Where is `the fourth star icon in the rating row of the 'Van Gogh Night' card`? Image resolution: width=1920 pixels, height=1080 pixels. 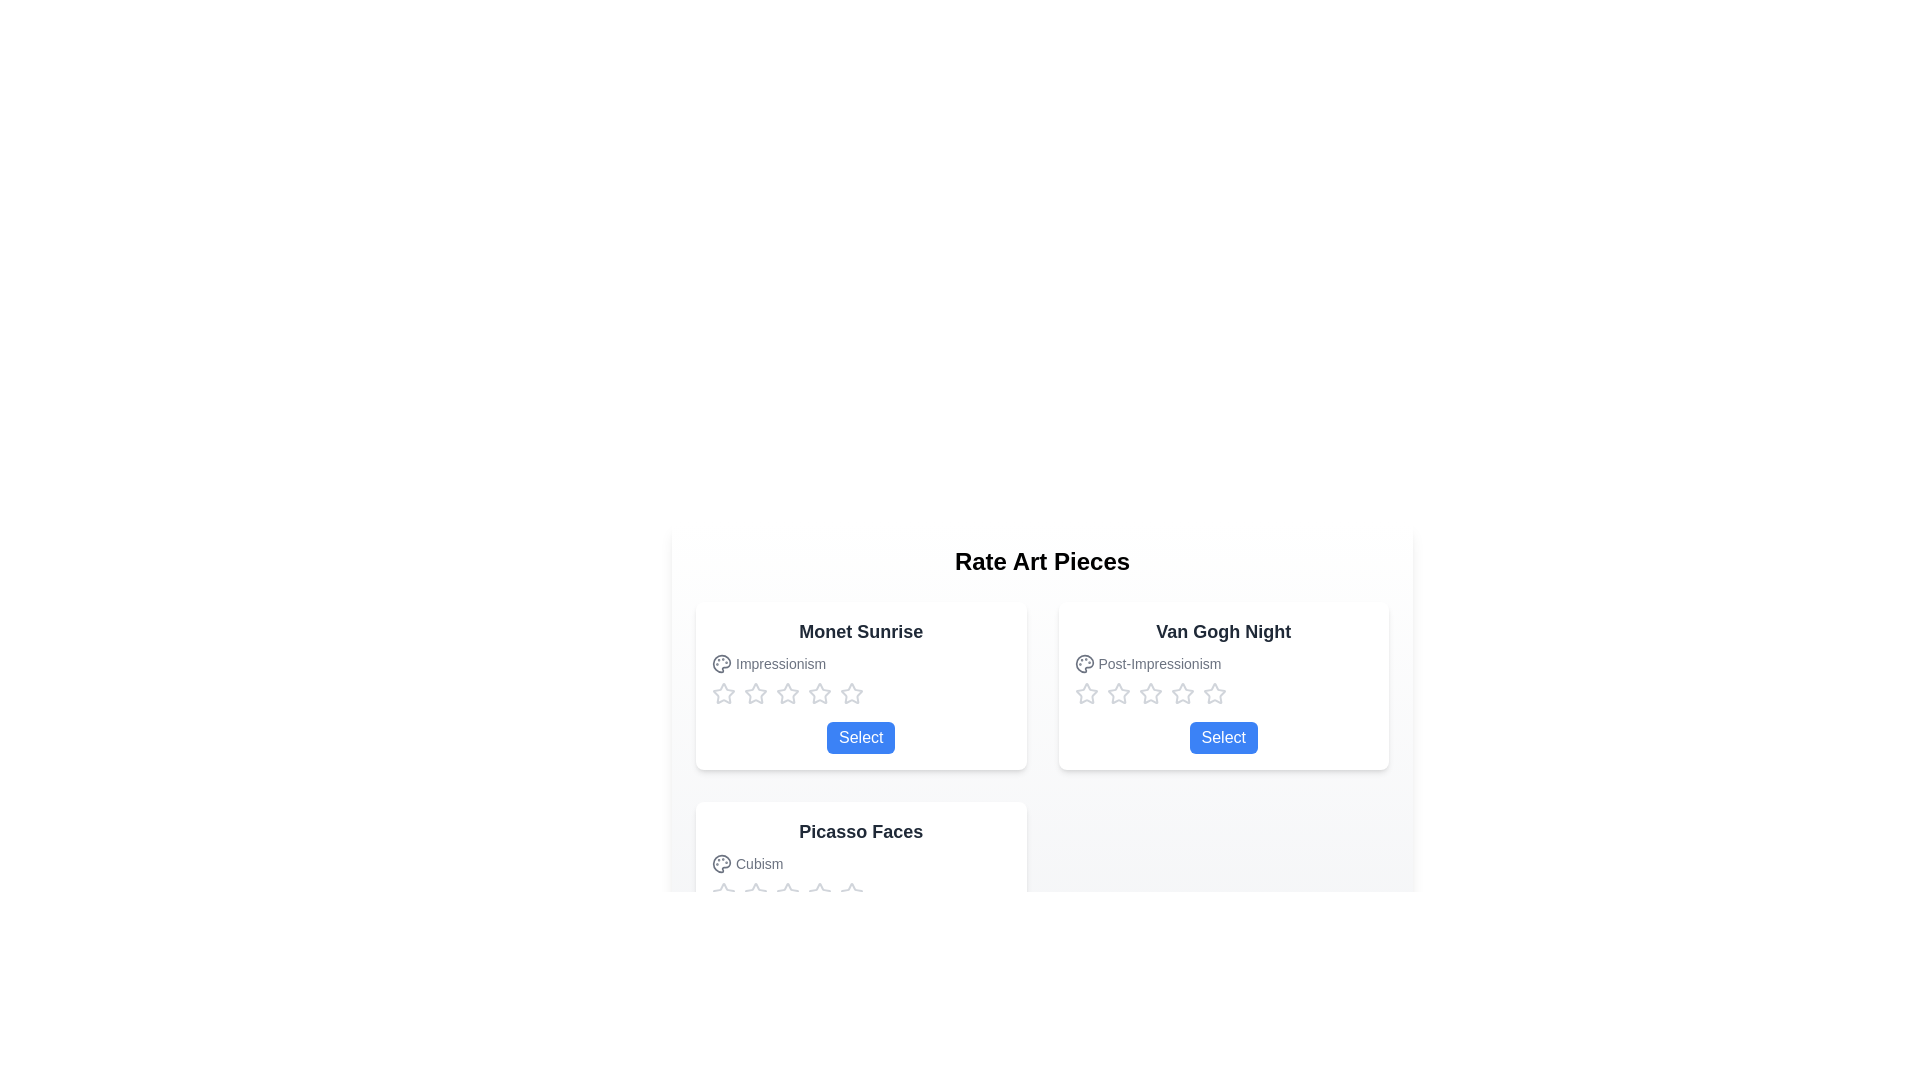
the fourth star icon in the rating row of the 'Van Gogh Night' card is located at coordinates (1150, 693).